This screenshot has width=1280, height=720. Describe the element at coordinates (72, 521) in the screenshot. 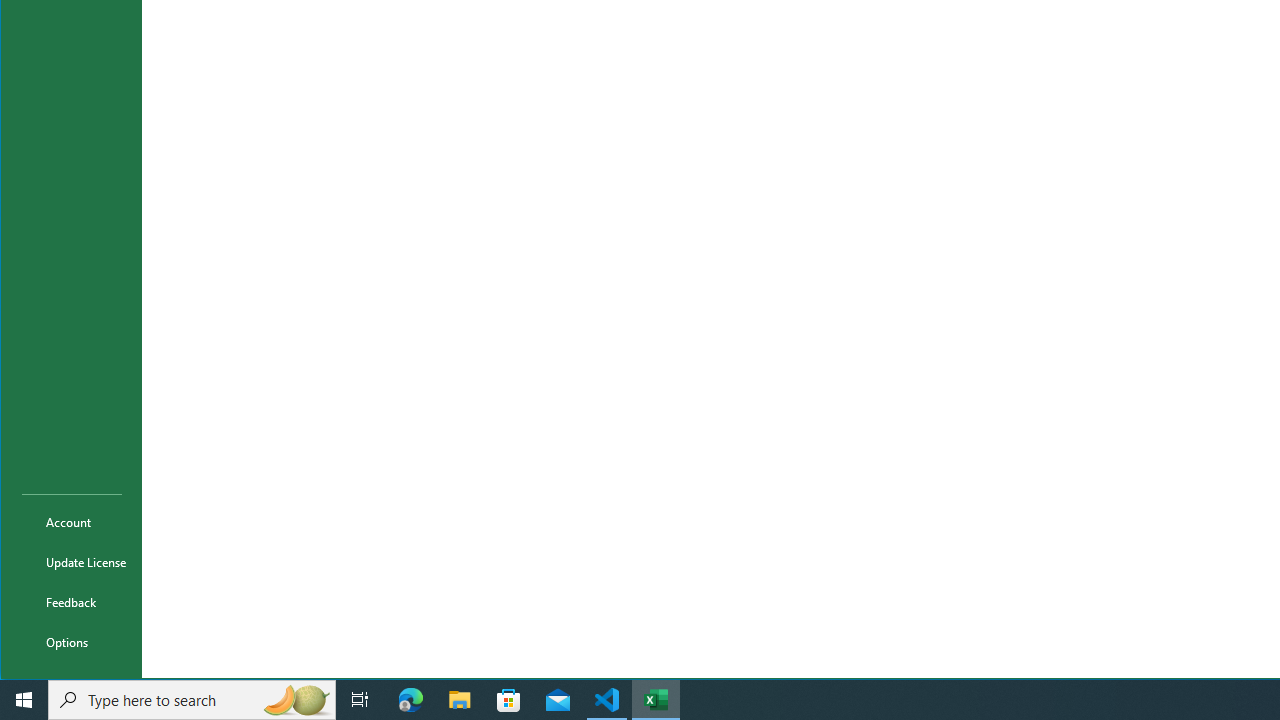

I see `'Account'` at that location.